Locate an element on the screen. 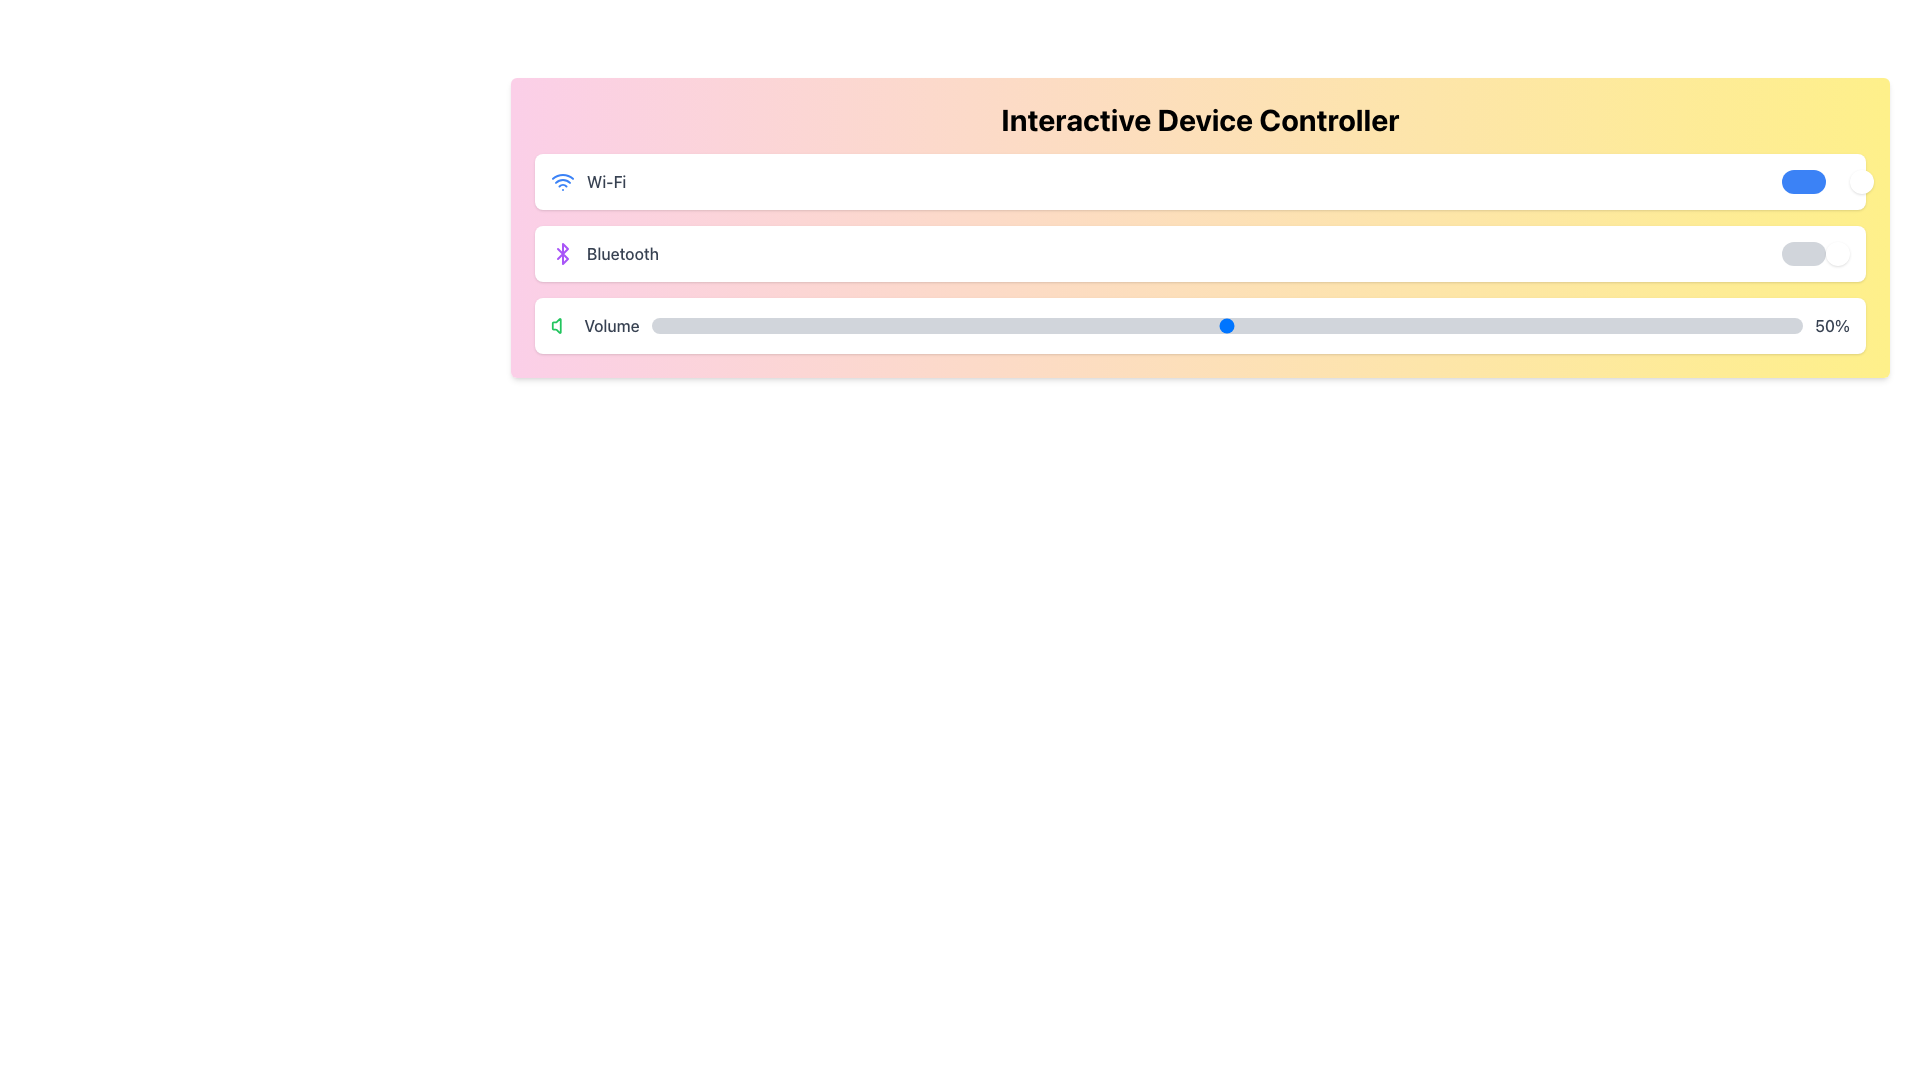  the Bluetooth icon located in the second row of the interface, immediately to the left of the 'Bluetooth' label text is located at coordinates (561, 253).